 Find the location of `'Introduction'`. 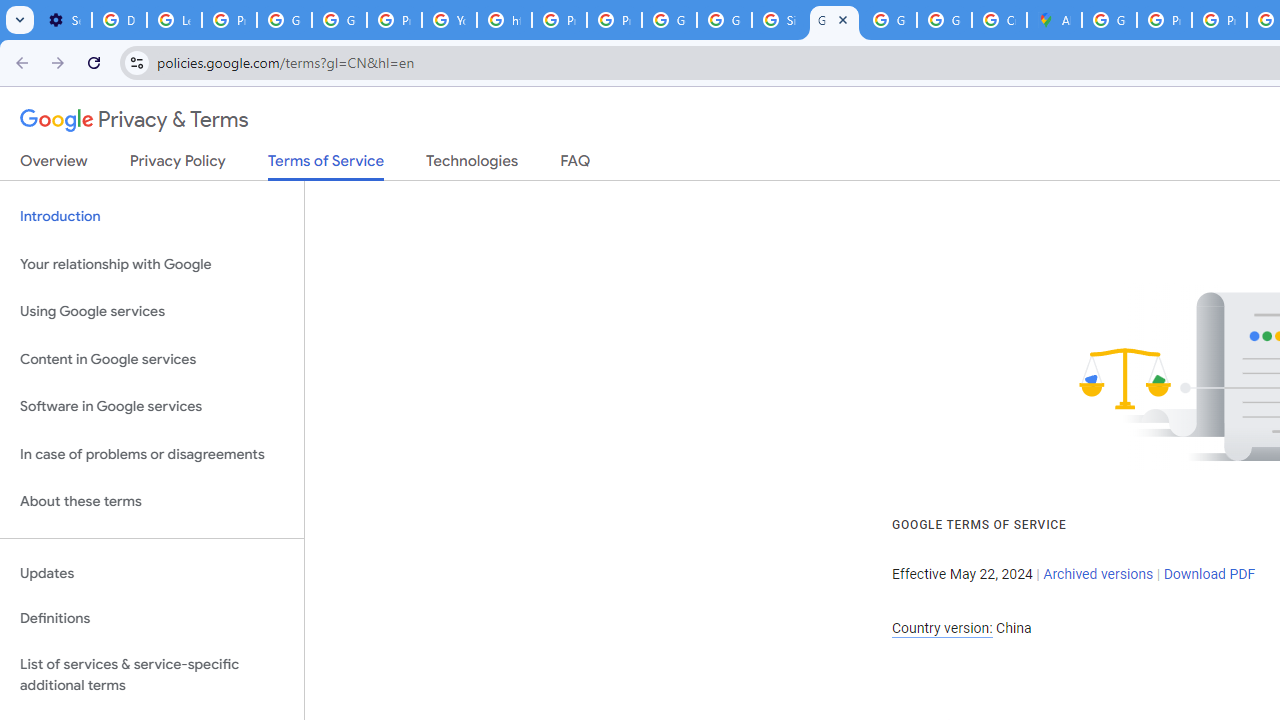

'Introduction' is located at coordinates (151, 217).